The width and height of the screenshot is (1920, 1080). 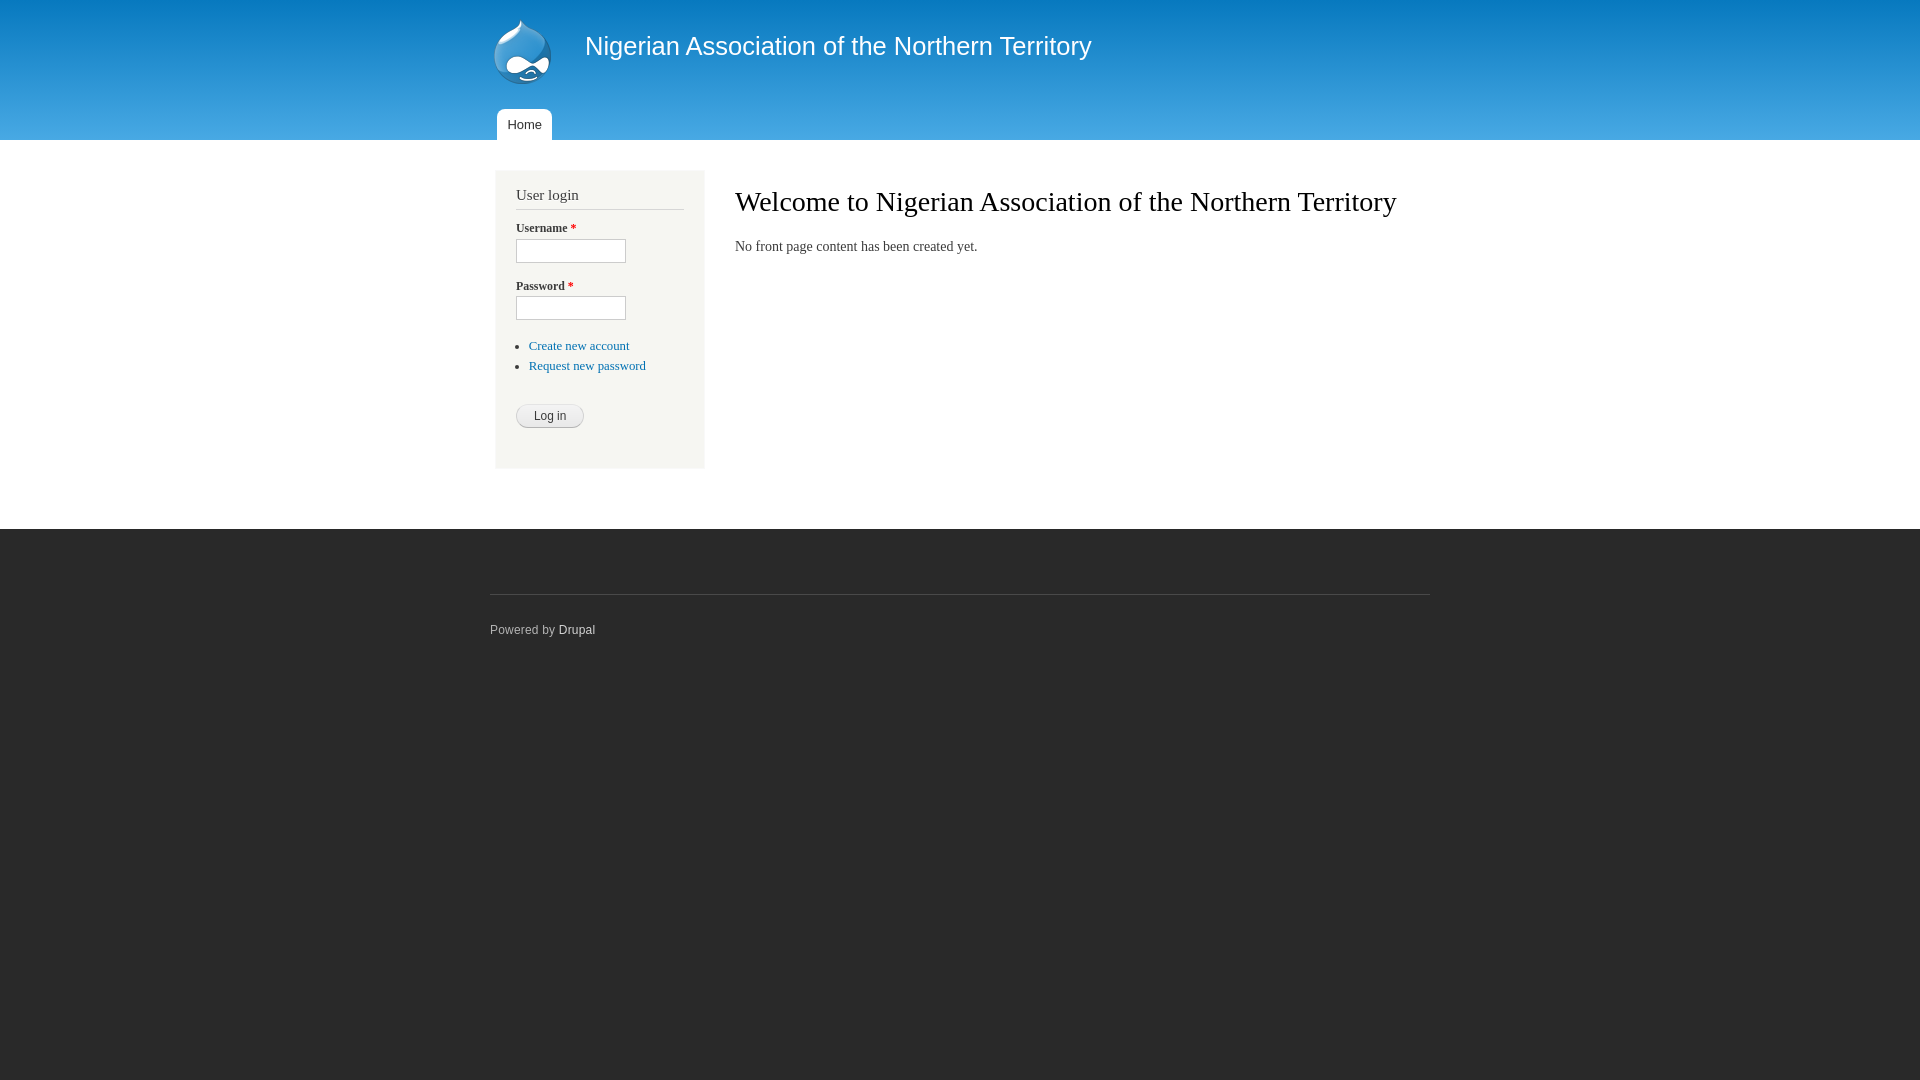 What do you see at coordinates (550, 415) in the screenshot?
I see `'Log in'` at bounding box center [550, 415].